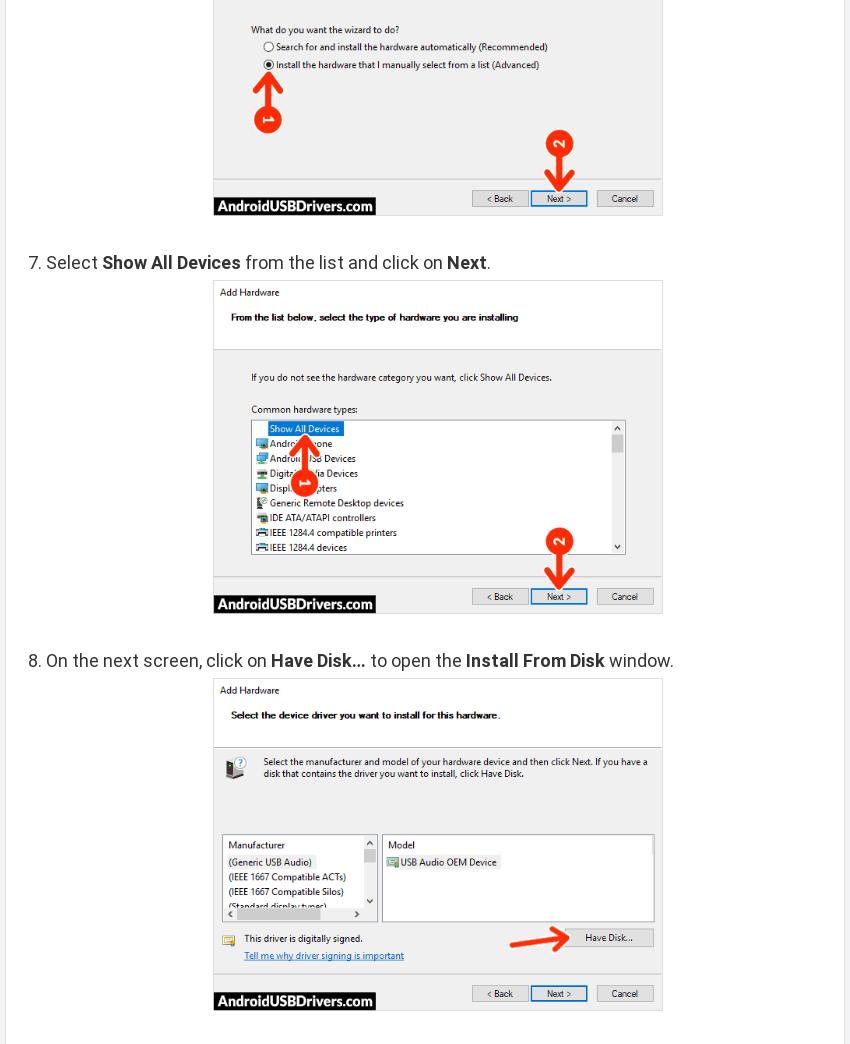 This screenshot has width=850, height=1044. Describe the element at coordinates (464, 658) in the screenshot. I see `'Install From Disk'` at that location.